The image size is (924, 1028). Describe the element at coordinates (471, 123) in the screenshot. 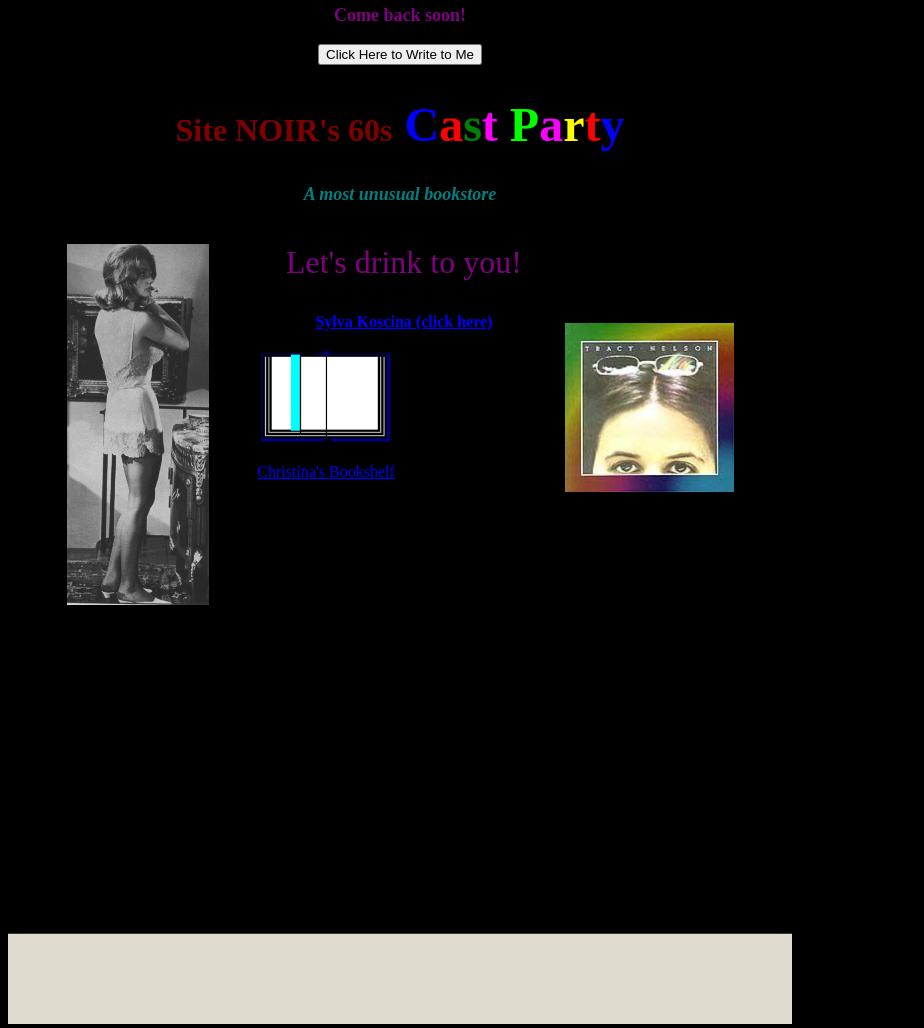

I see `'s'` at that location.